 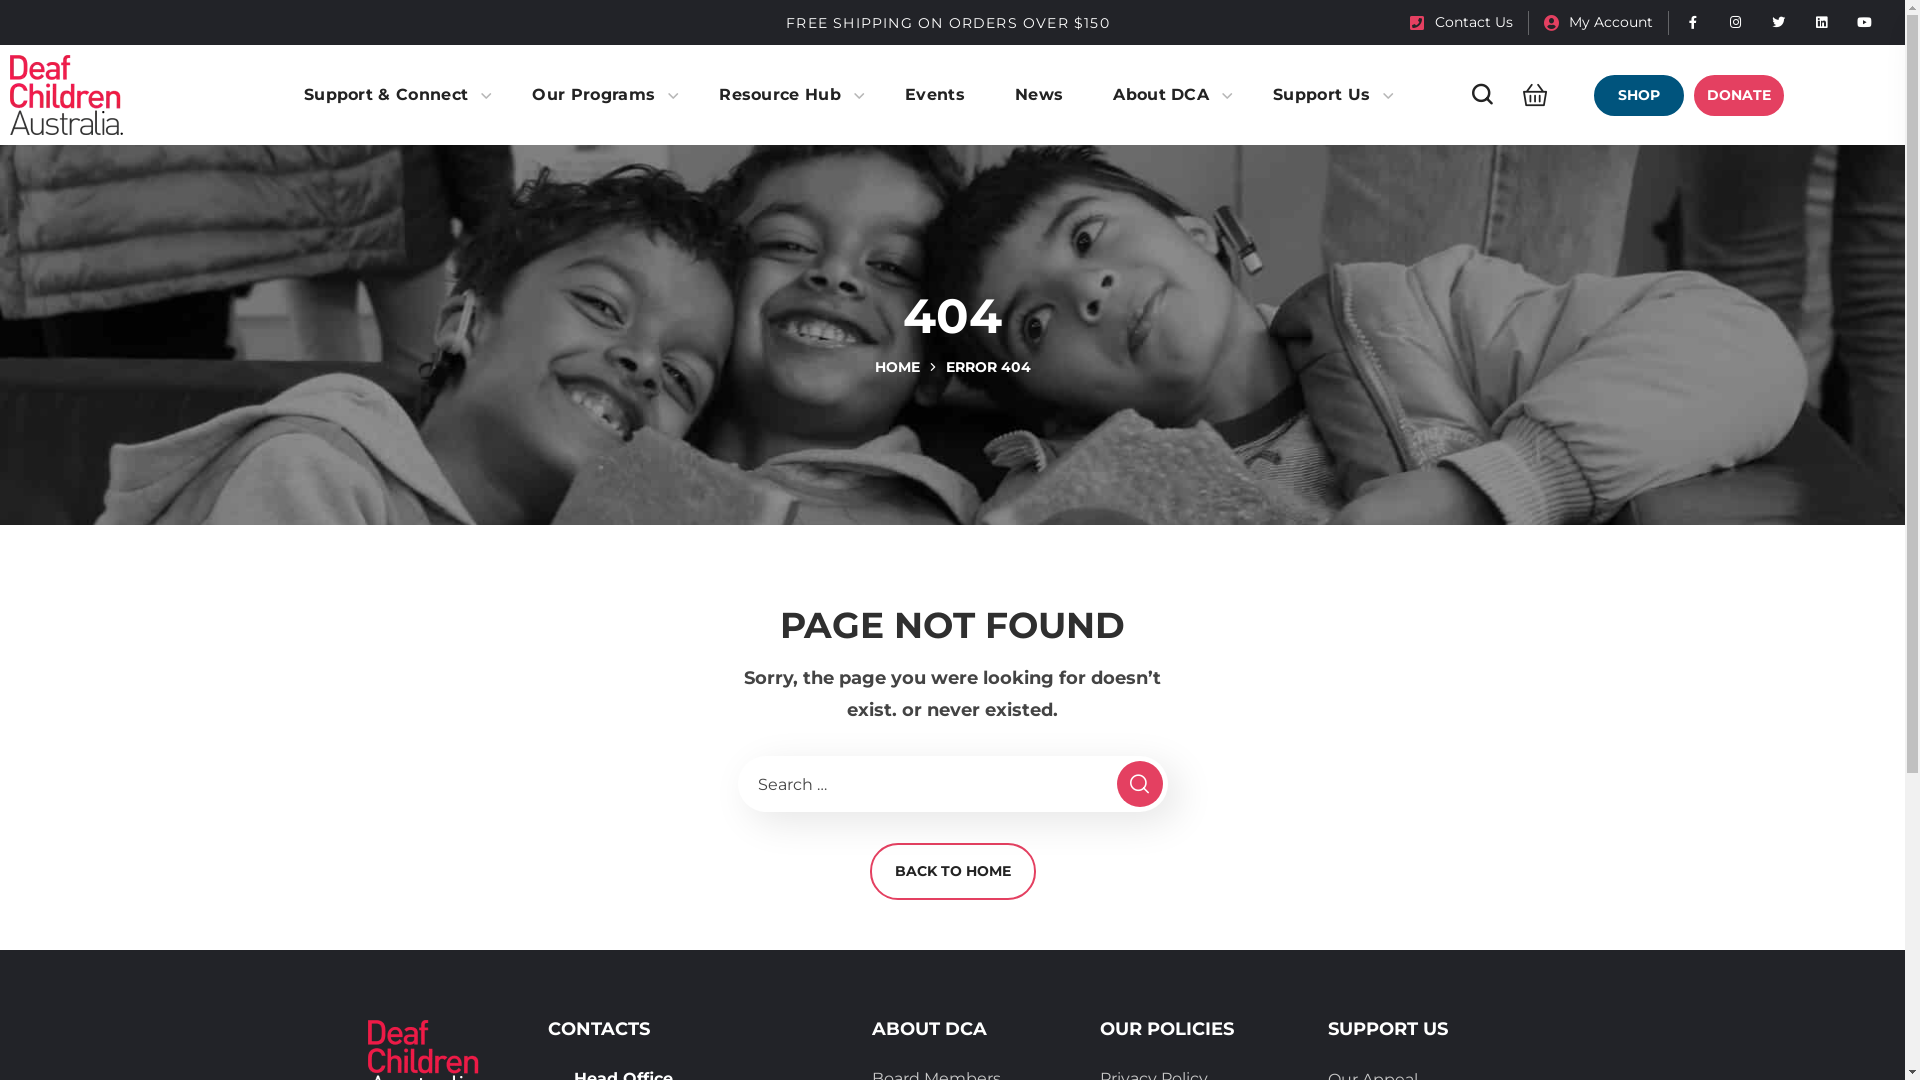 What do you see at coordinates (934, 95) in the screenshot?
I see `'Events'` at bounding box center [934, 95].